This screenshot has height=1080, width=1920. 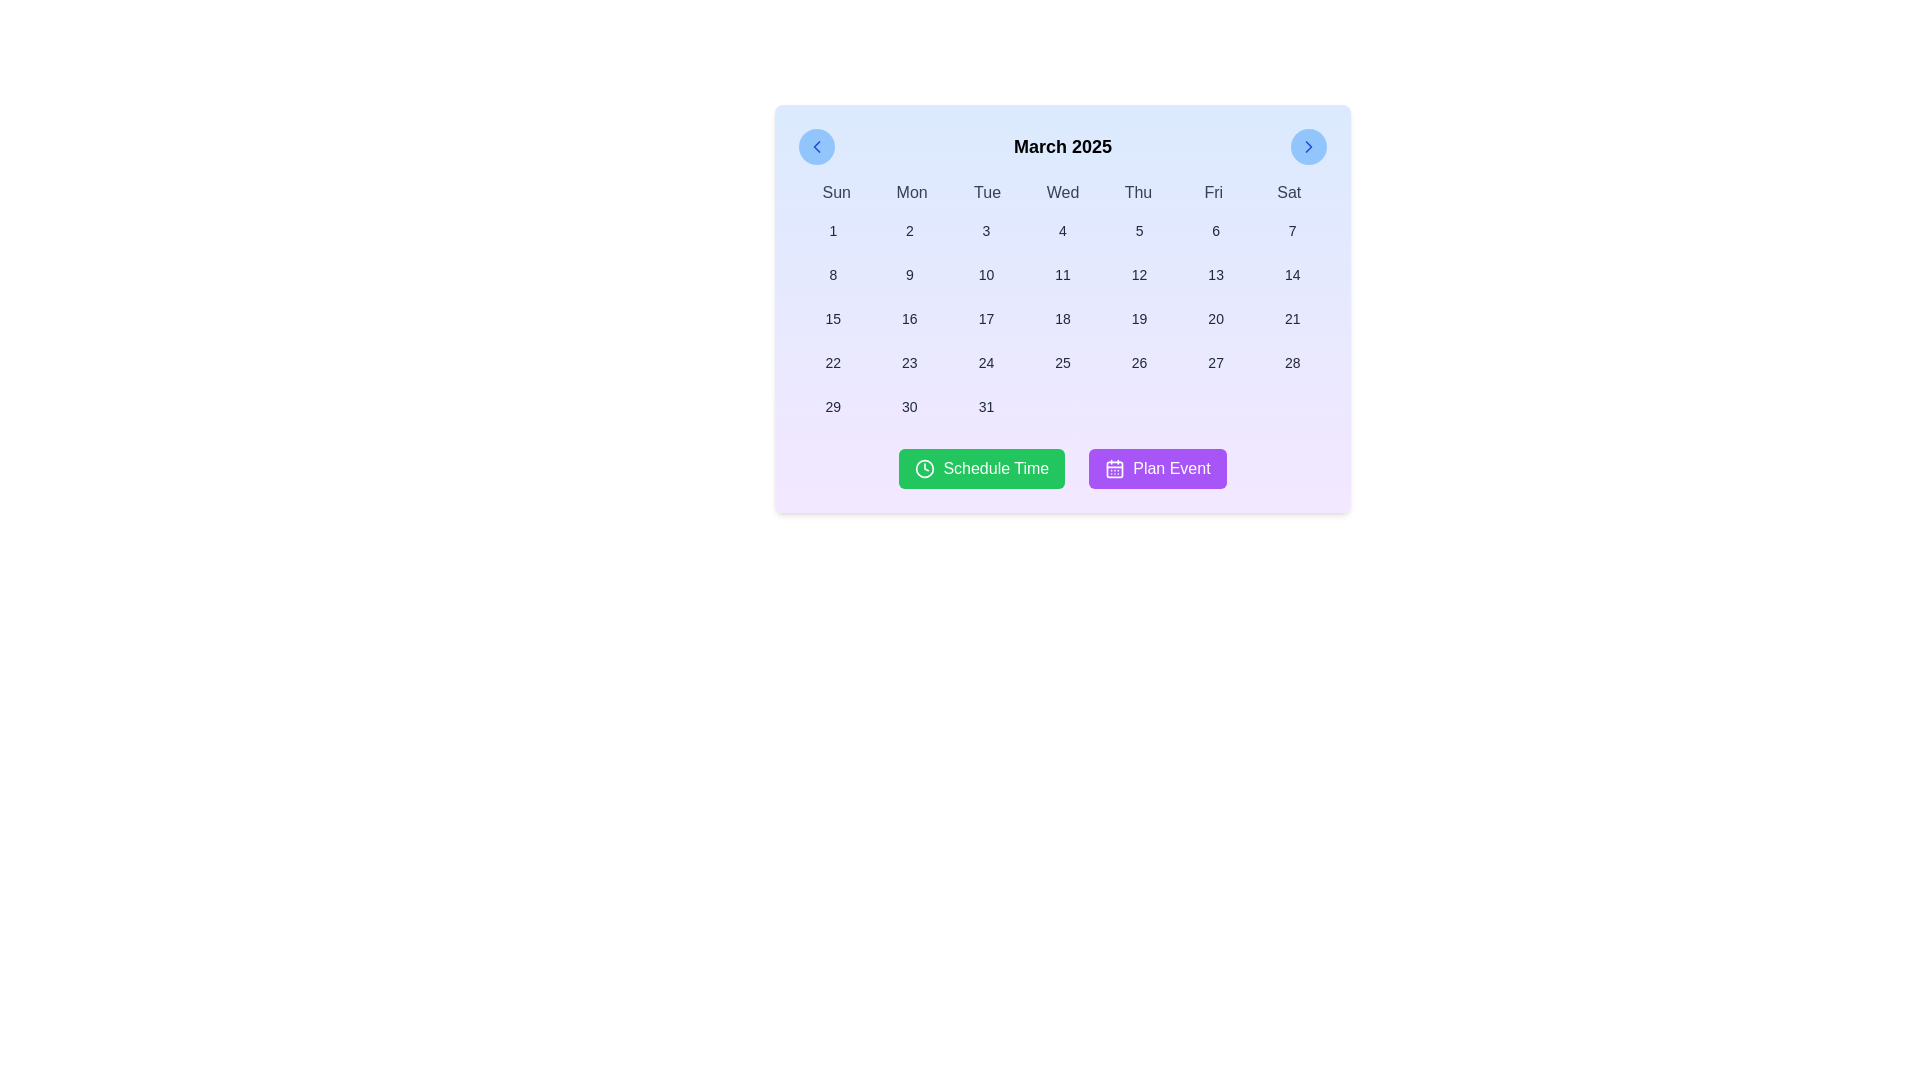 I want to click on the 12th selectable date, so click(x=1139, y=274).